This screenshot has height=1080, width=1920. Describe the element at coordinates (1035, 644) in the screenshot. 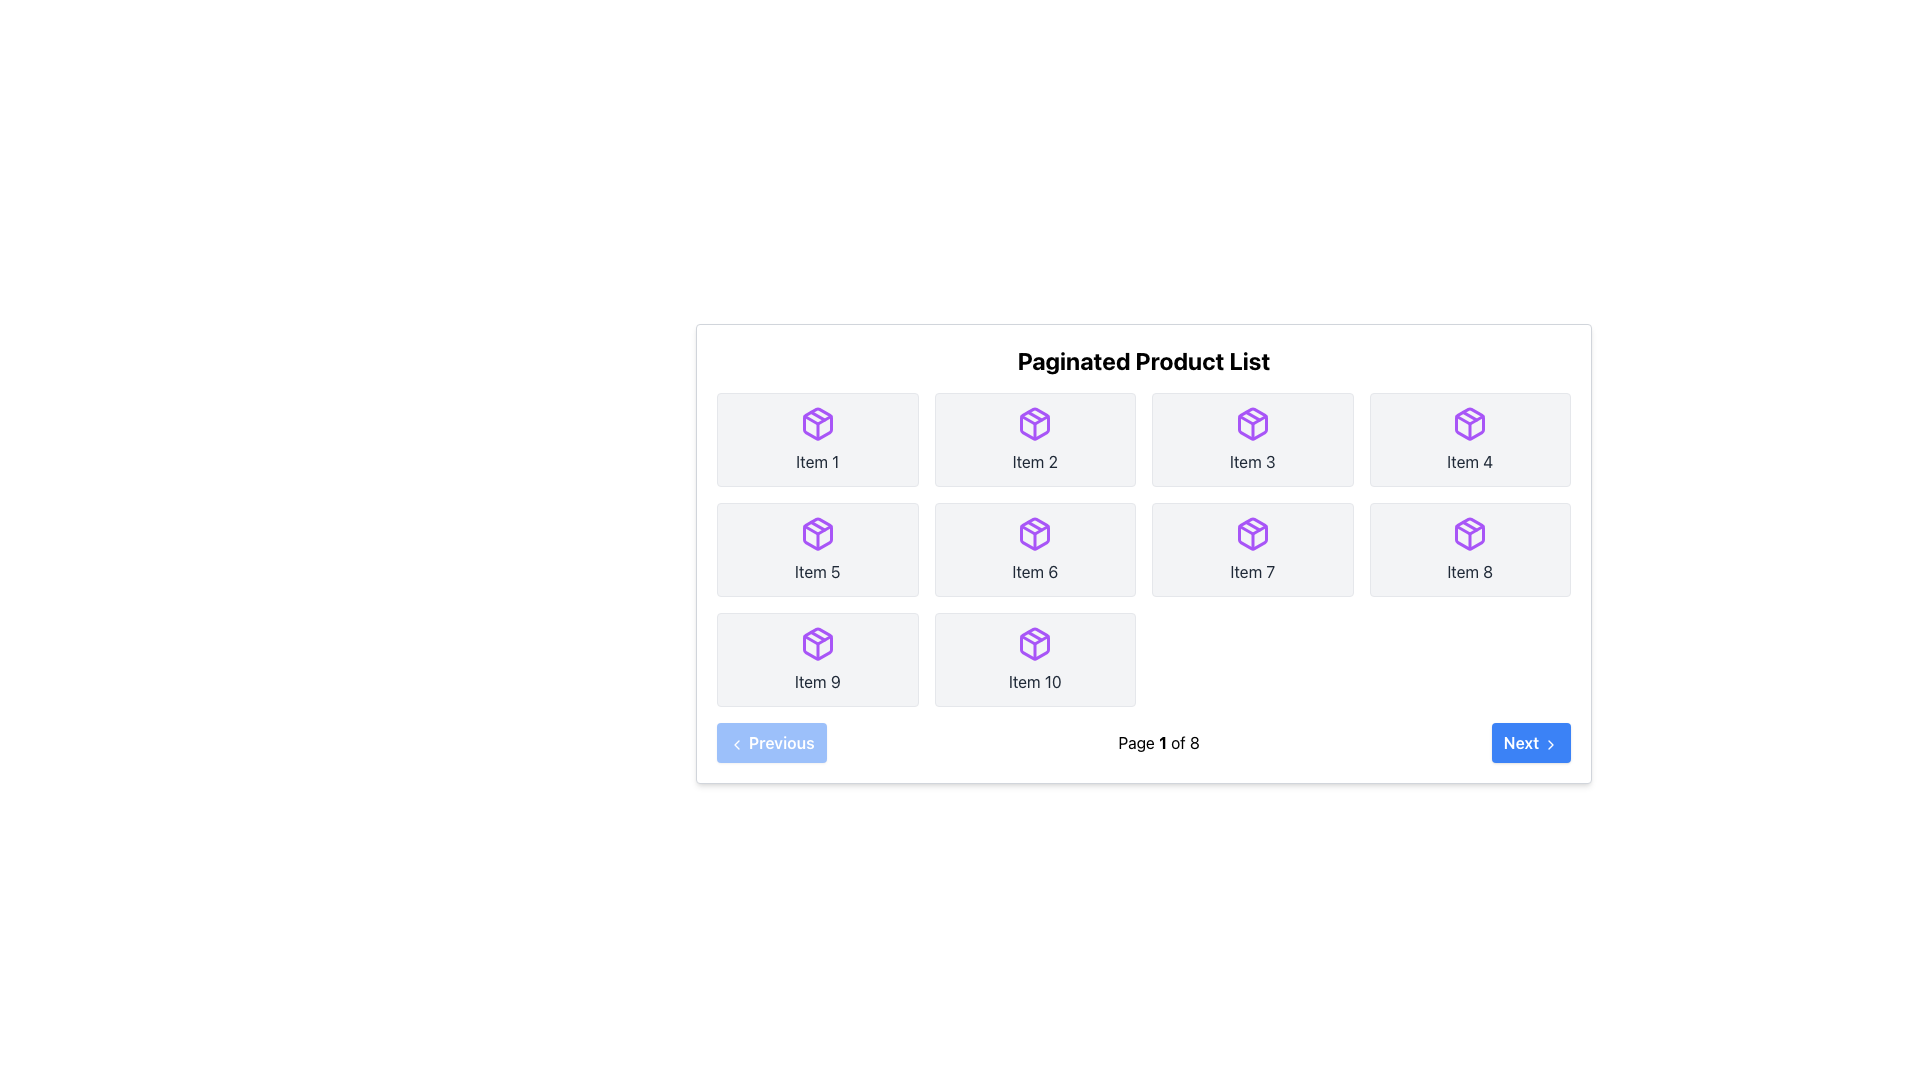

I see `the purple package icon located in the bottom-right corner of the 3x4 grid within the card labeled 'Item 10' to interact with it` at that location.